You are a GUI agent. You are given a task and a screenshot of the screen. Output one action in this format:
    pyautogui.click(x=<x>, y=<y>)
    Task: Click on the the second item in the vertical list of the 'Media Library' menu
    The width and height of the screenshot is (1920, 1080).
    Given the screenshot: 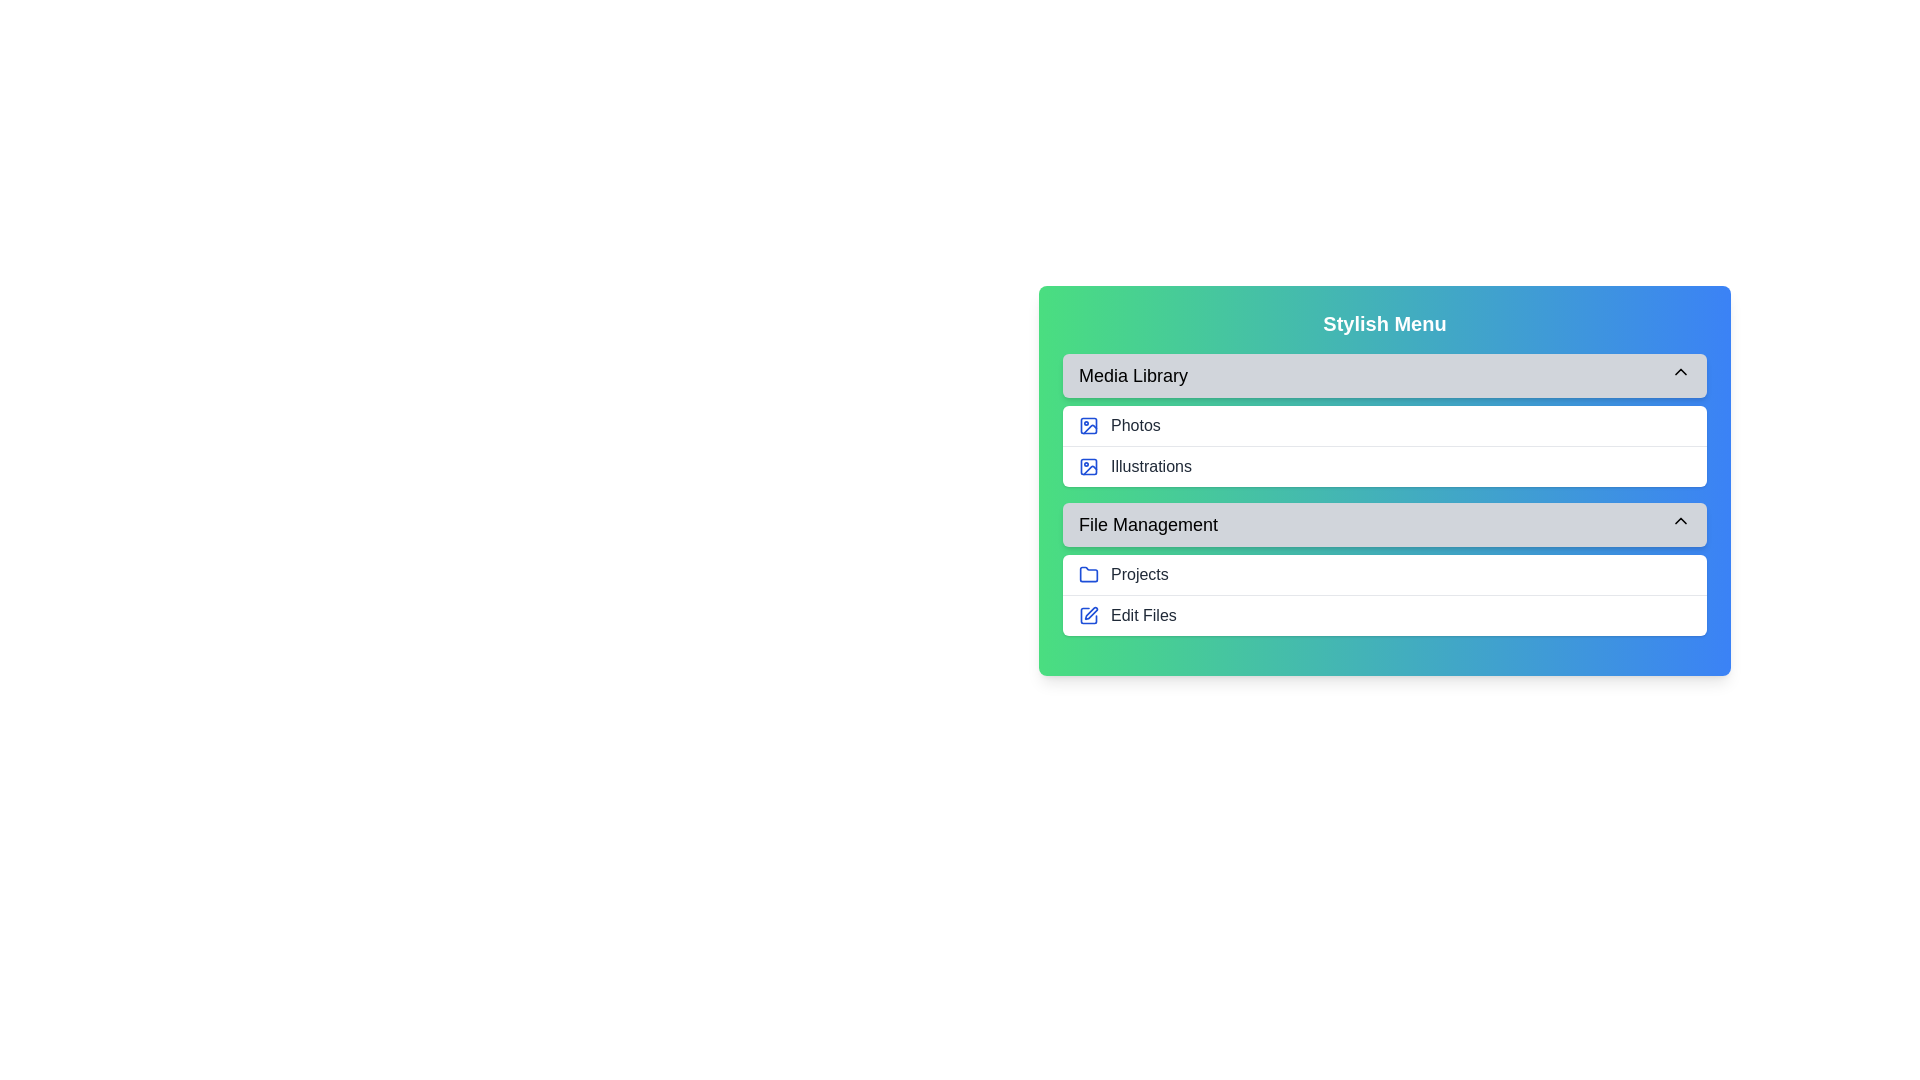 What is the action you would take?
    pyautogui.click(x=1384, y=466)
    